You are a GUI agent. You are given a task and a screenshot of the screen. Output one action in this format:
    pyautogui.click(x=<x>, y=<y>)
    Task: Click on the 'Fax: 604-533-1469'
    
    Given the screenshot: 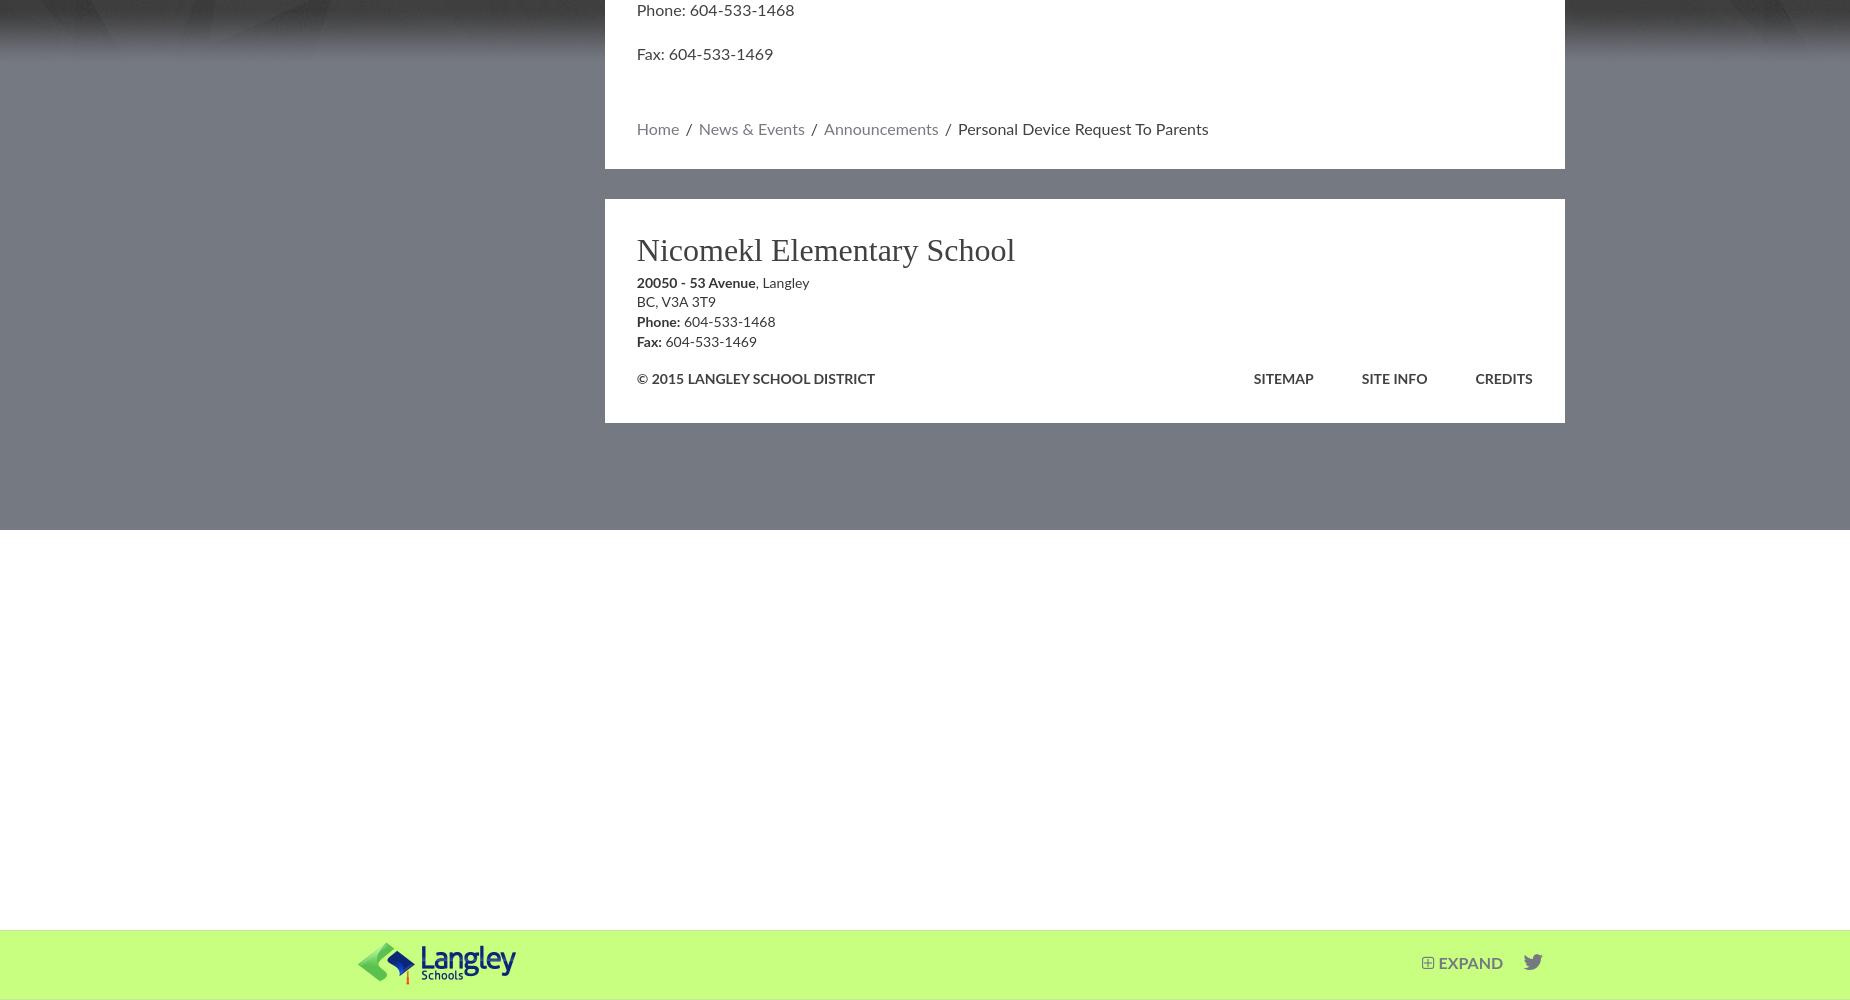 What is the action you would take?
    pyautogui.click(x=704, y=55)
    